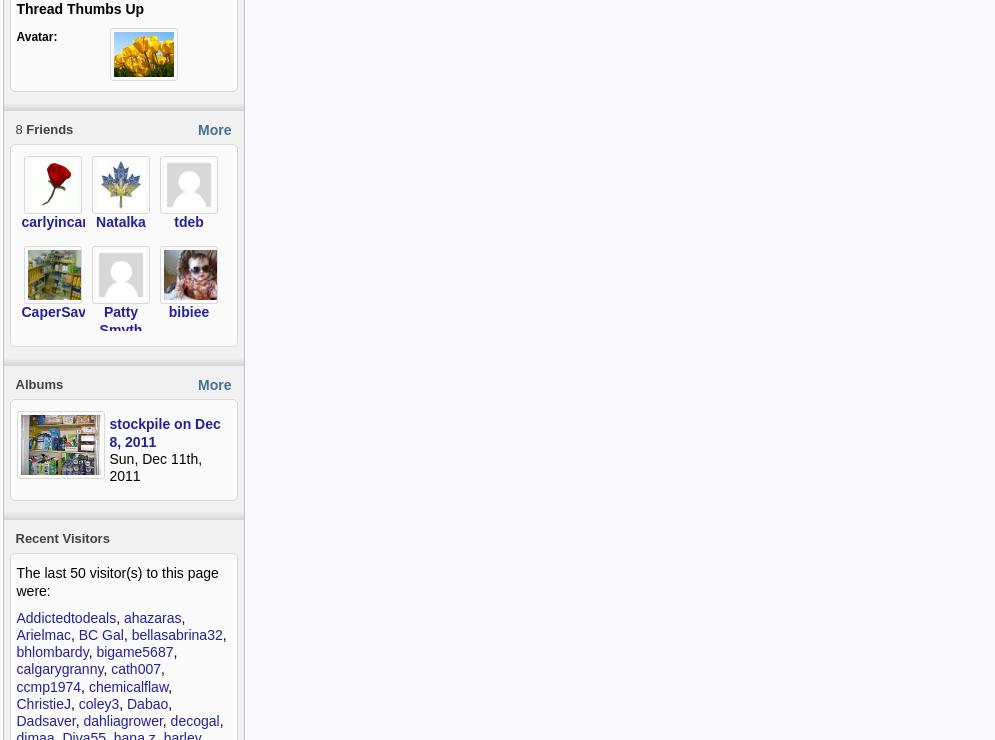  What do you see at coordinates (155, 467) in the screenshot?
I see `'Sun, Dec 11th, 2011'` at bounding box center [155, 467].